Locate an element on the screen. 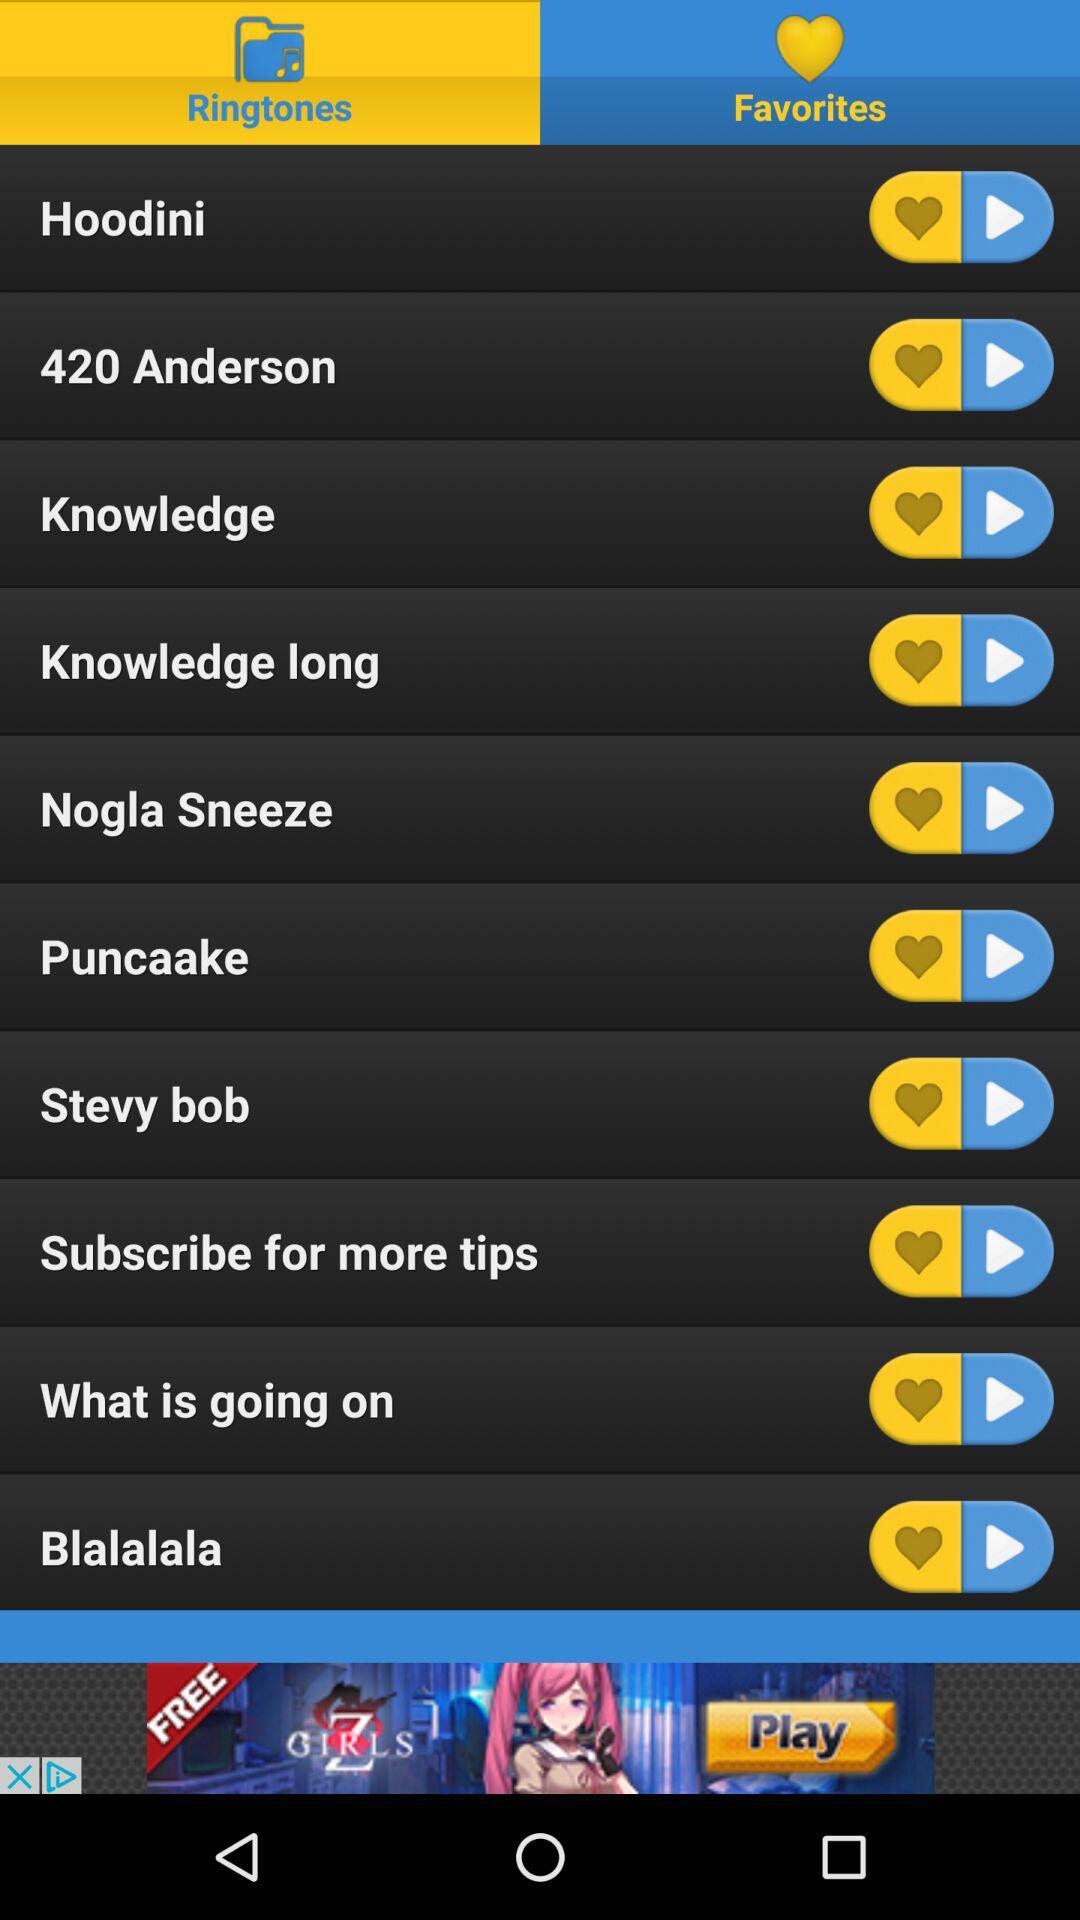 The width and height of the screenshot is (1080, 1920). button is located at coordinates (1007, 1102).